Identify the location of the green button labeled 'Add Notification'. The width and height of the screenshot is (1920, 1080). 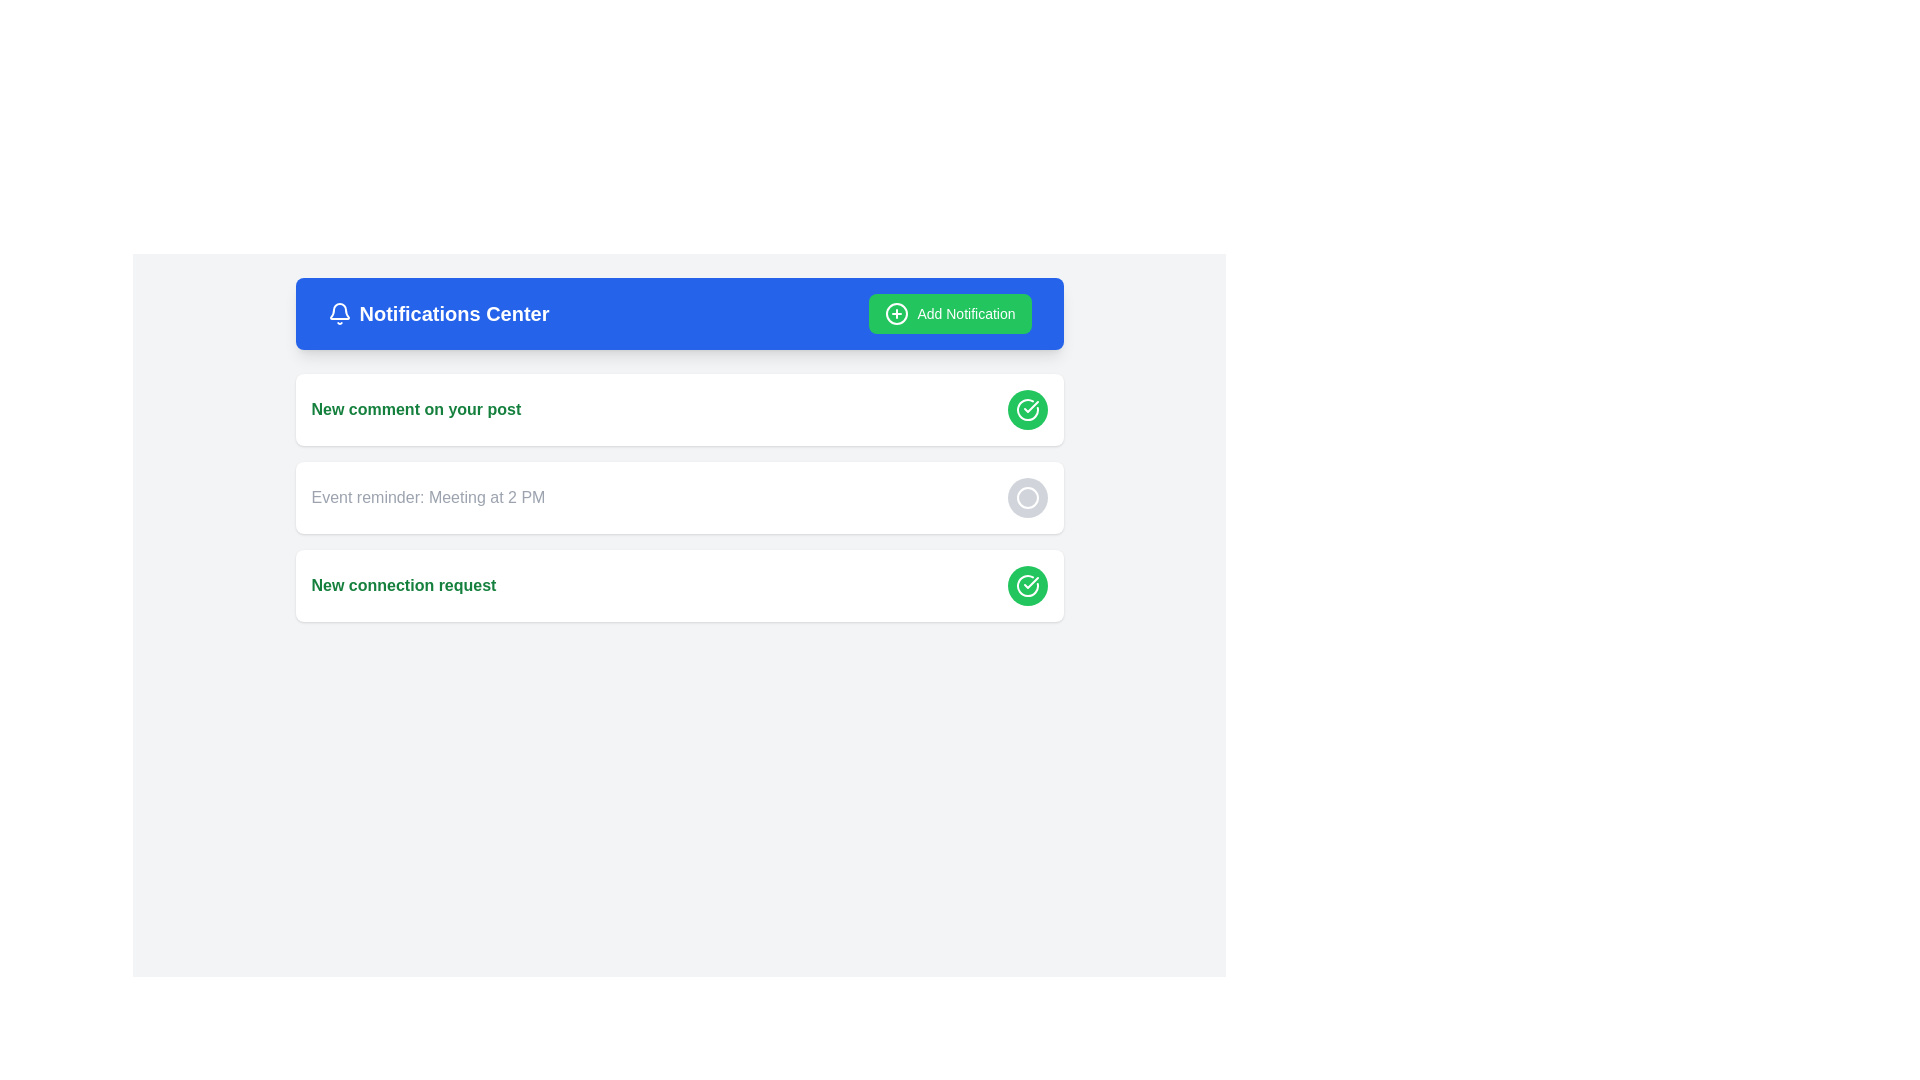
(949, 313).